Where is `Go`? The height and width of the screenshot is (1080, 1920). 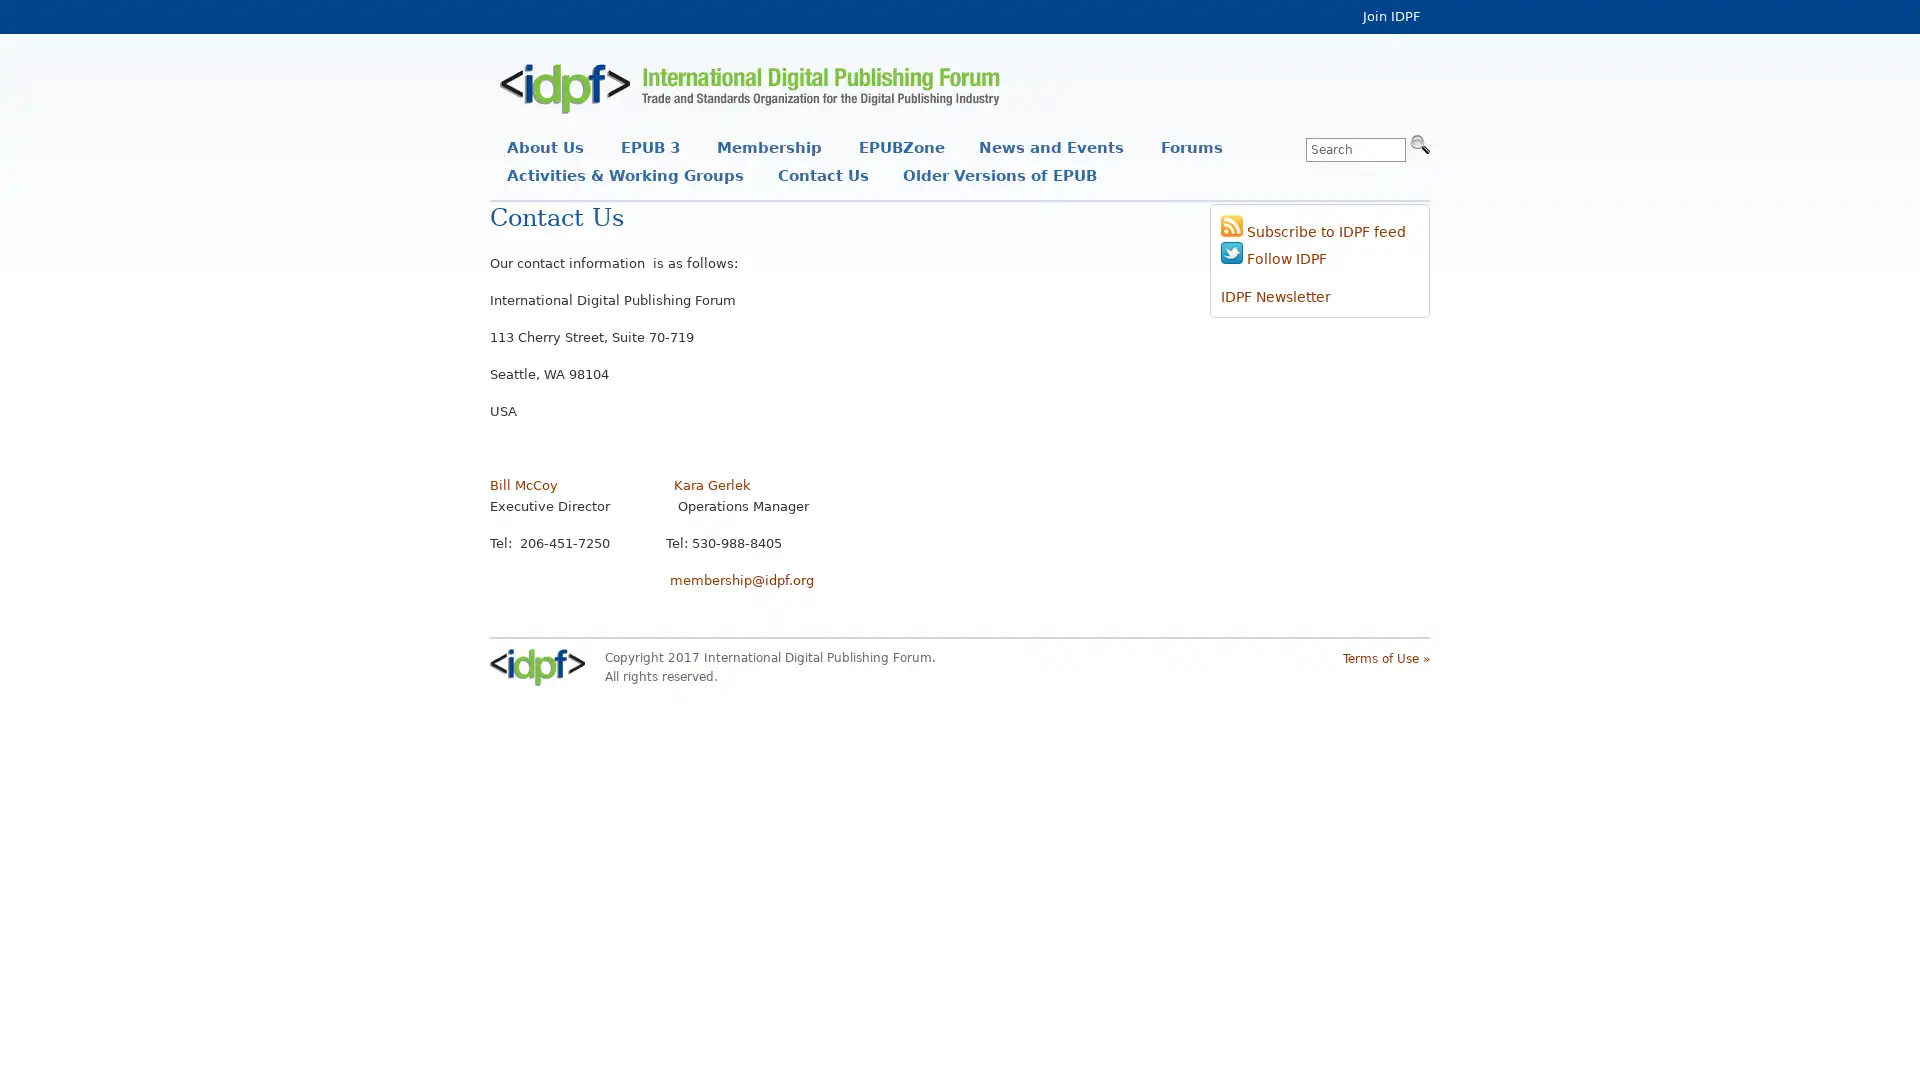
Go is located at coordinates (1419, 142).